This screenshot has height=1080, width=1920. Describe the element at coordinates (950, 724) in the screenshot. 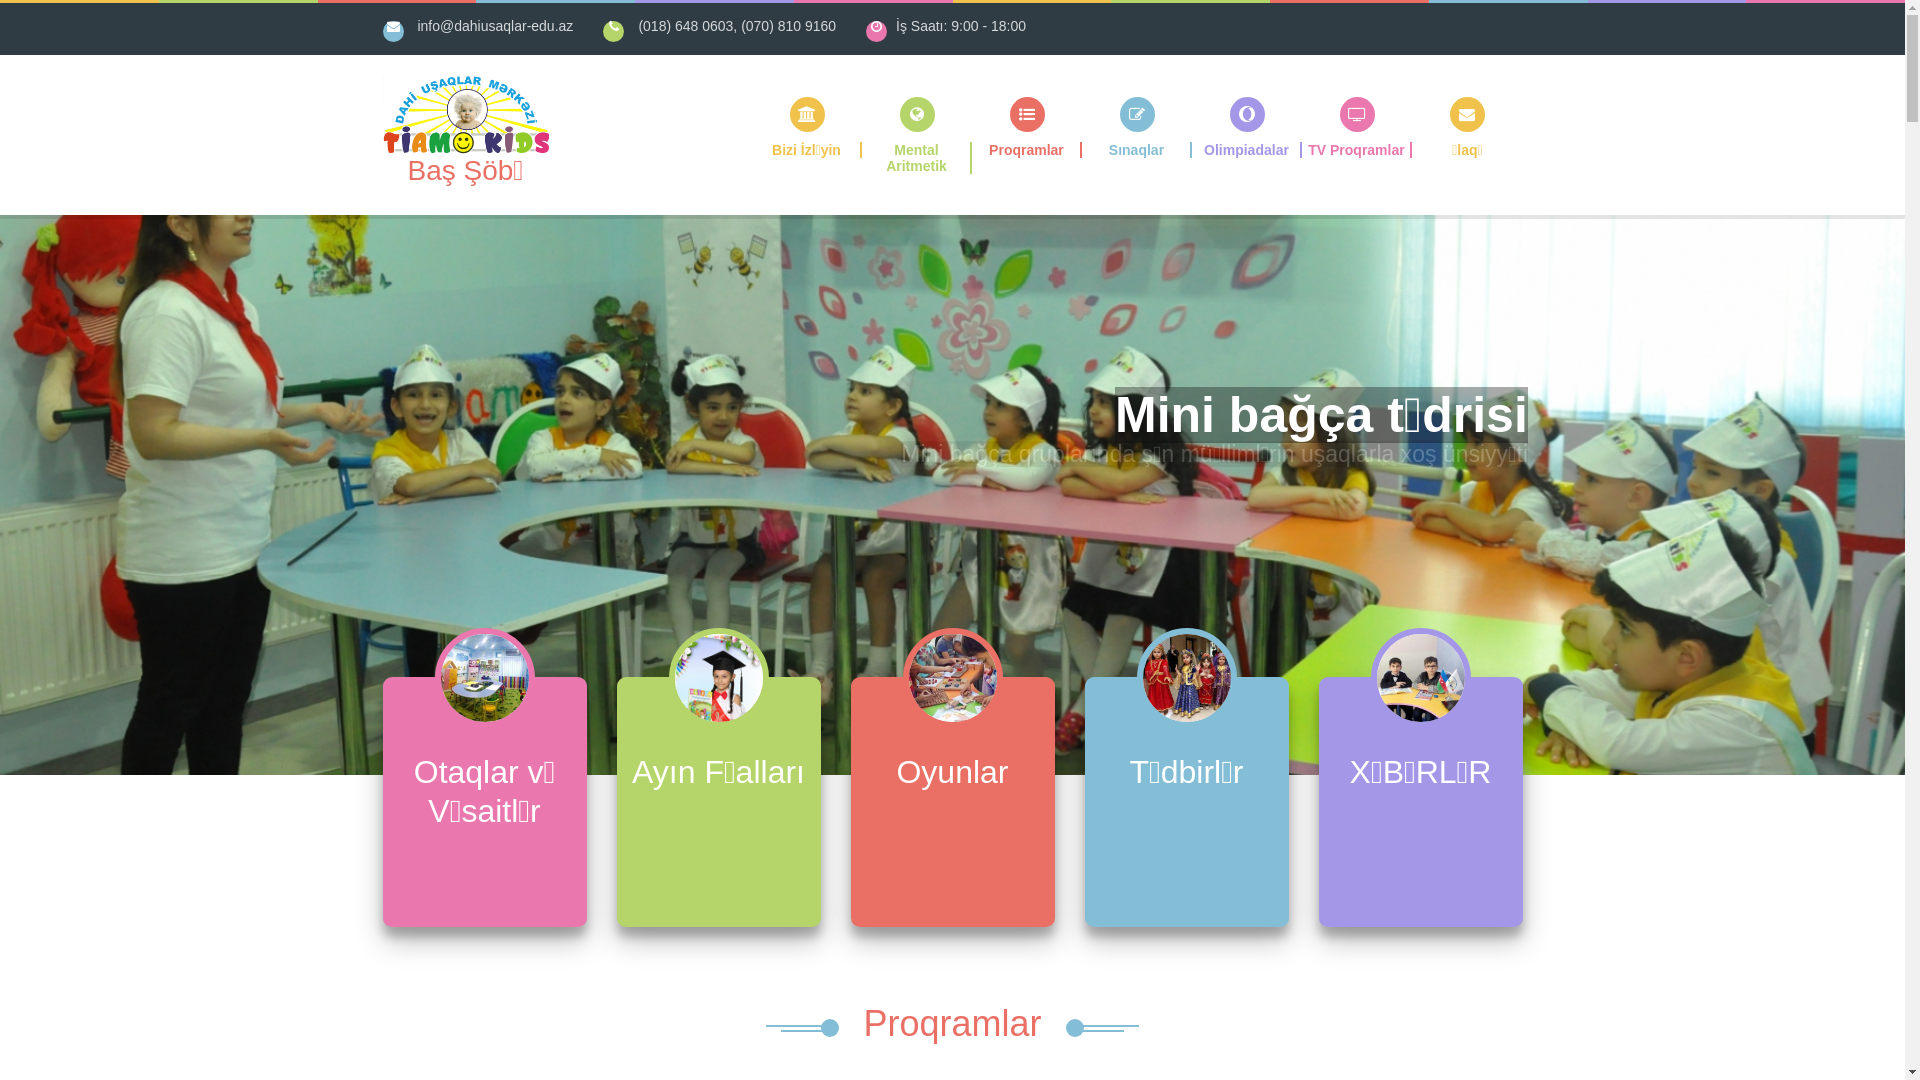

I see `'Oyunlar'` at that location.